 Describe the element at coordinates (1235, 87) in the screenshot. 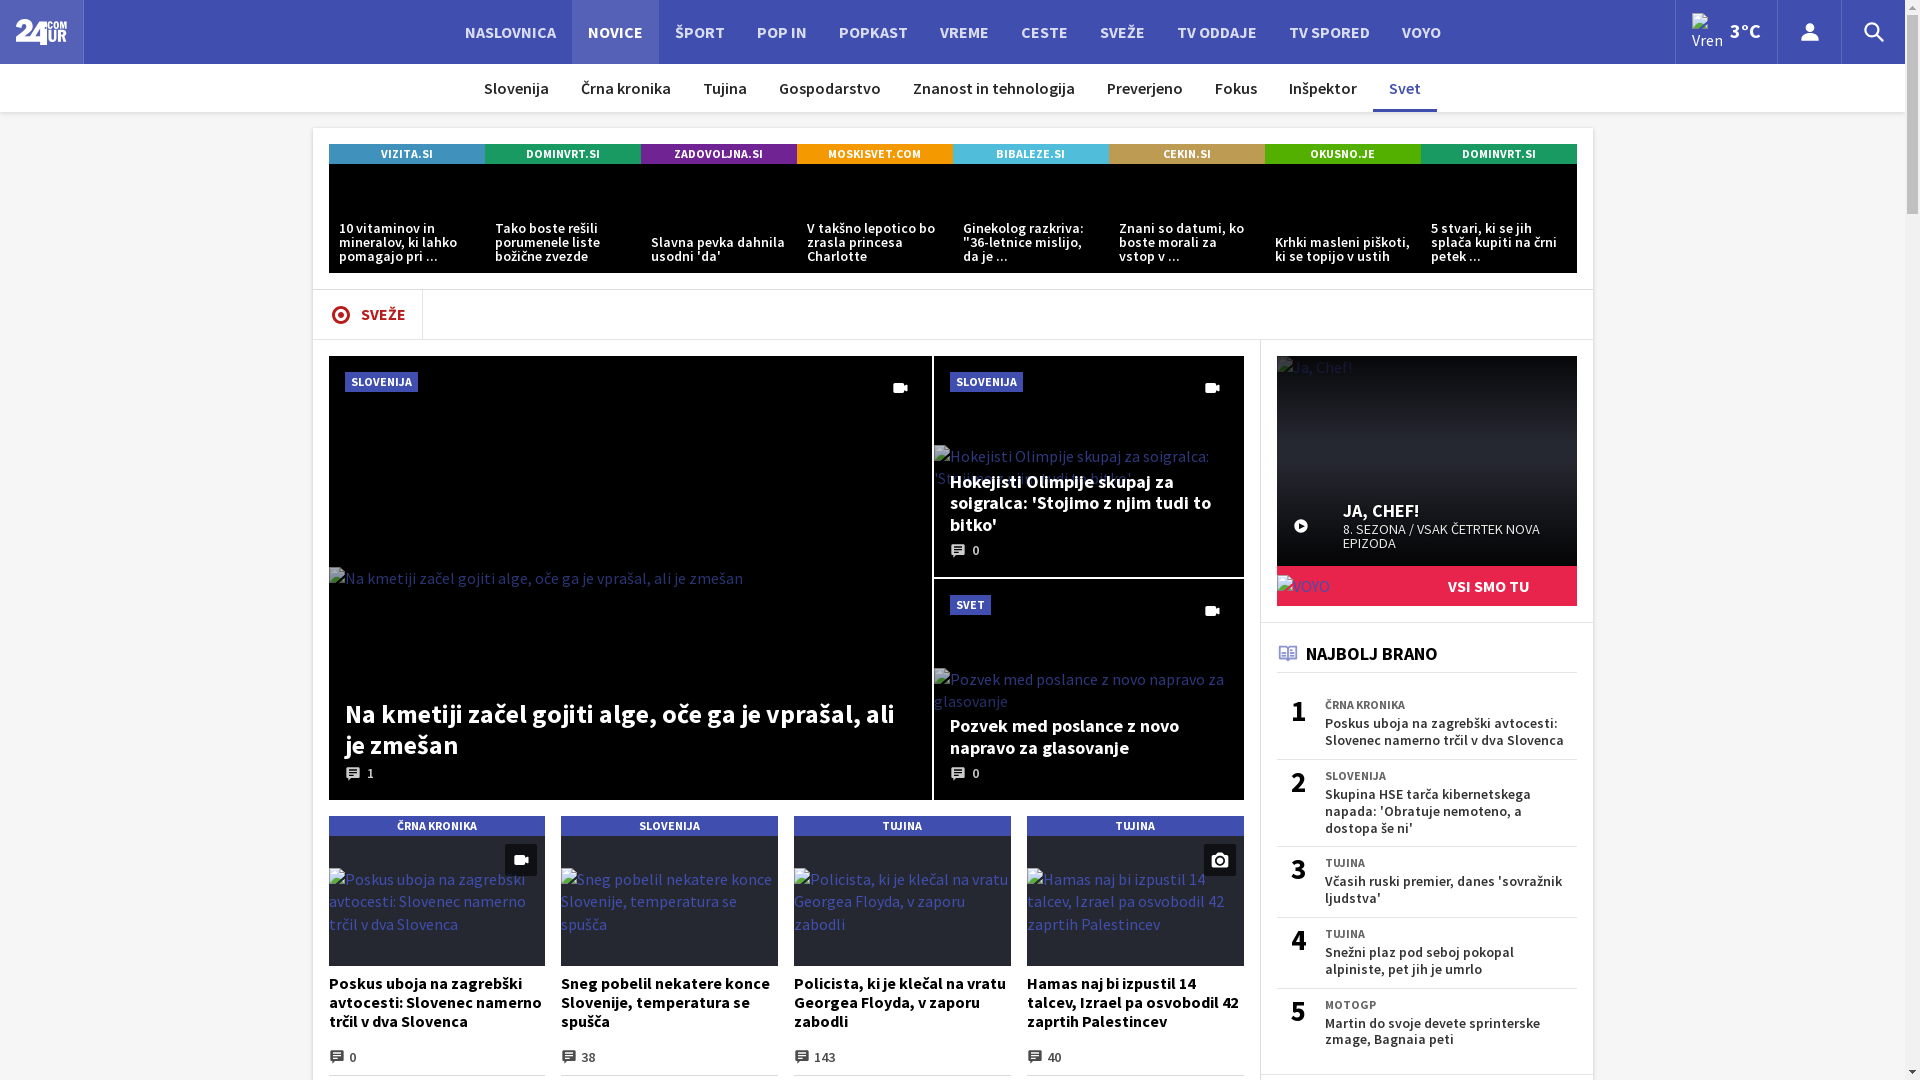

I see `'Fokus'` at that location.